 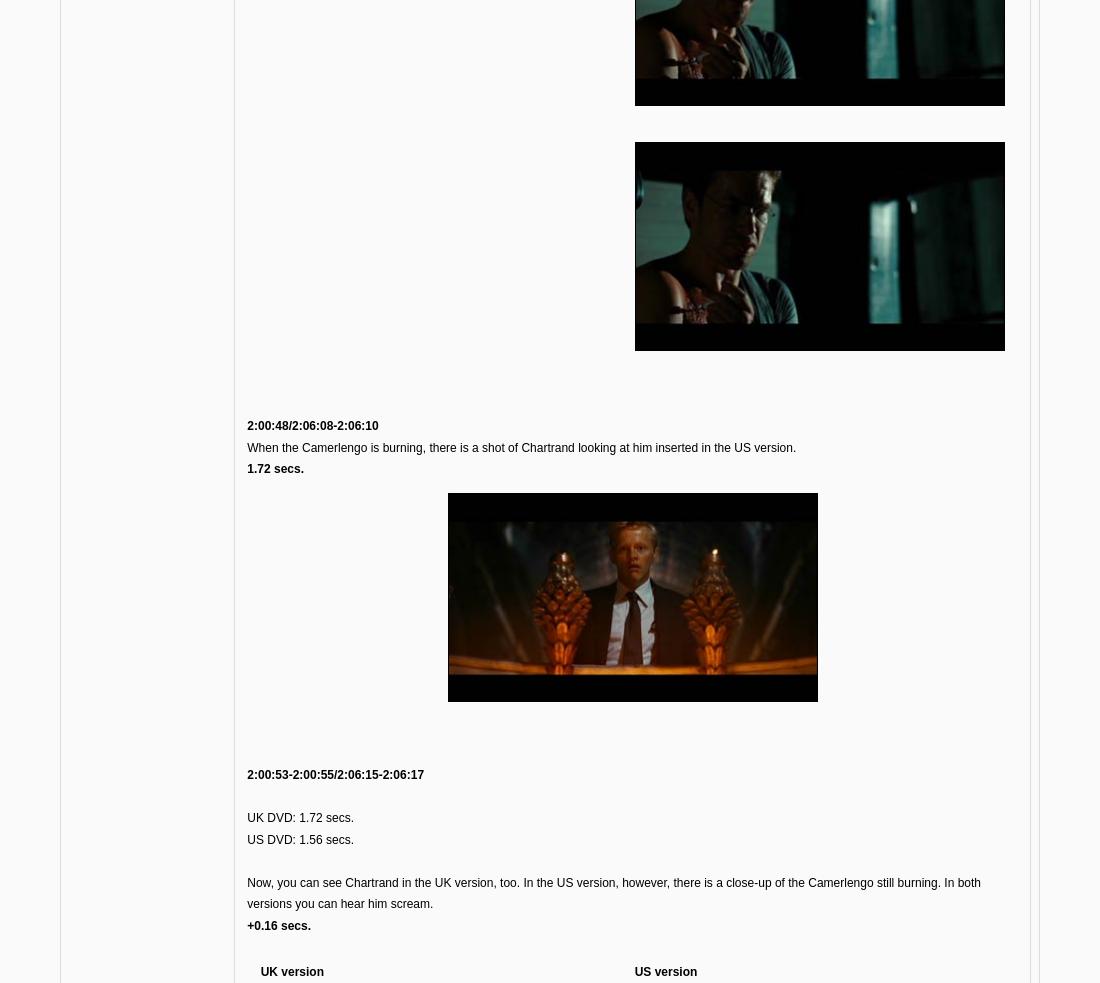 I want to click on 'UK version', so click(x=291, y=971).